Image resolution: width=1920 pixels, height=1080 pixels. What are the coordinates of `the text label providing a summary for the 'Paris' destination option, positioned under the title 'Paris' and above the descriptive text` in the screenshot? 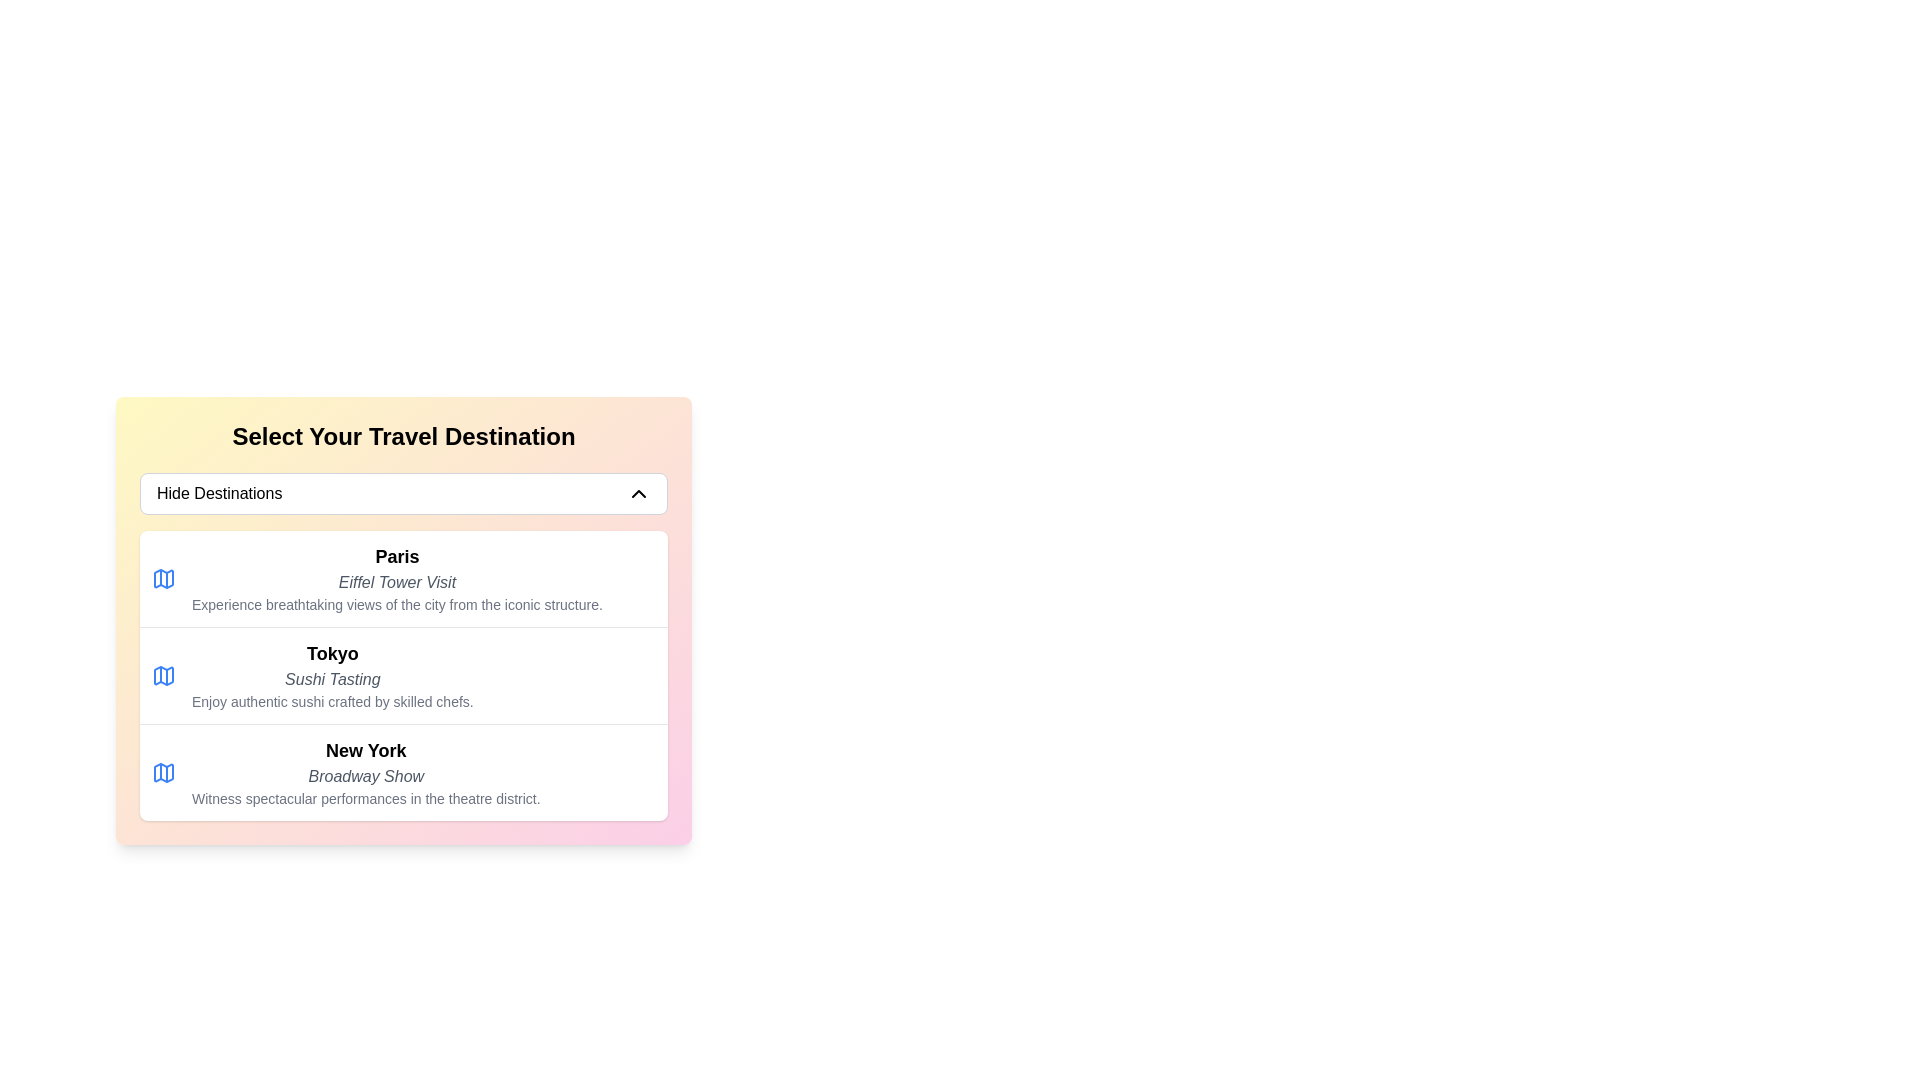 It's located at (397, 582).